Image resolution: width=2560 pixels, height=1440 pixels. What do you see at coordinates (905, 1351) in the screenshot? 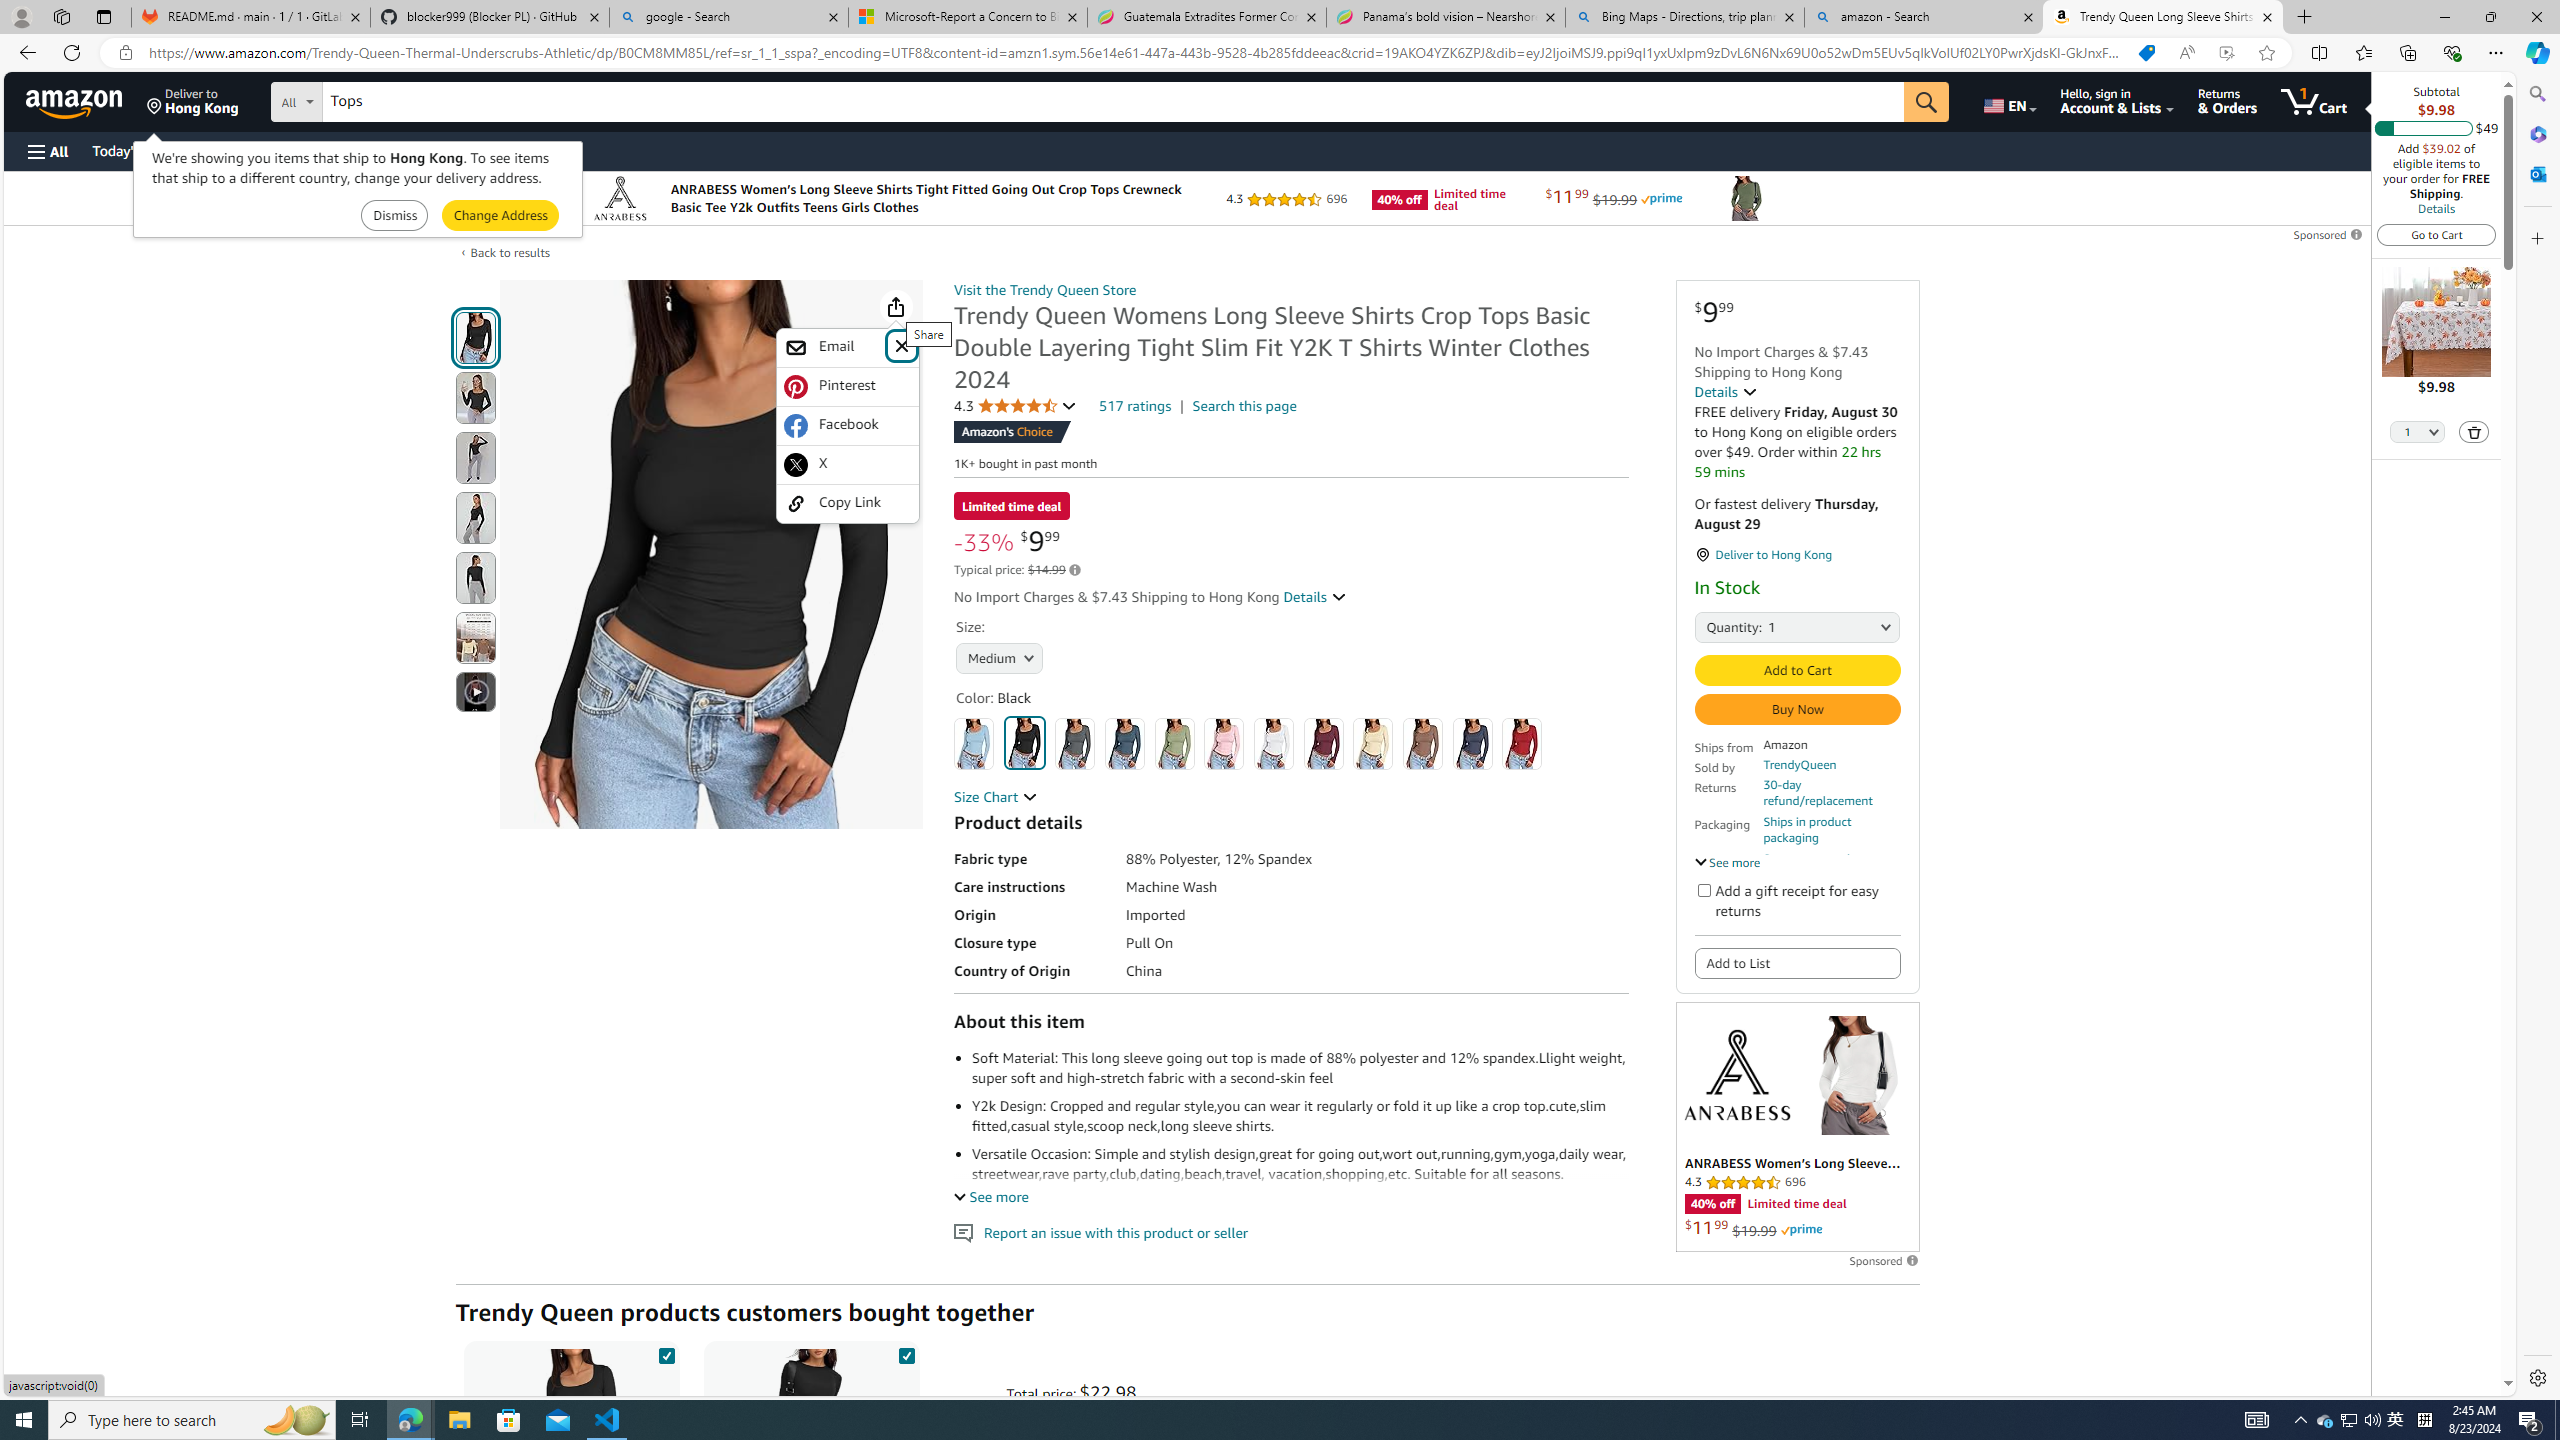
I see `'AutomationID: thematicBundleCheck-2'` at bounding box center [905, 1351].